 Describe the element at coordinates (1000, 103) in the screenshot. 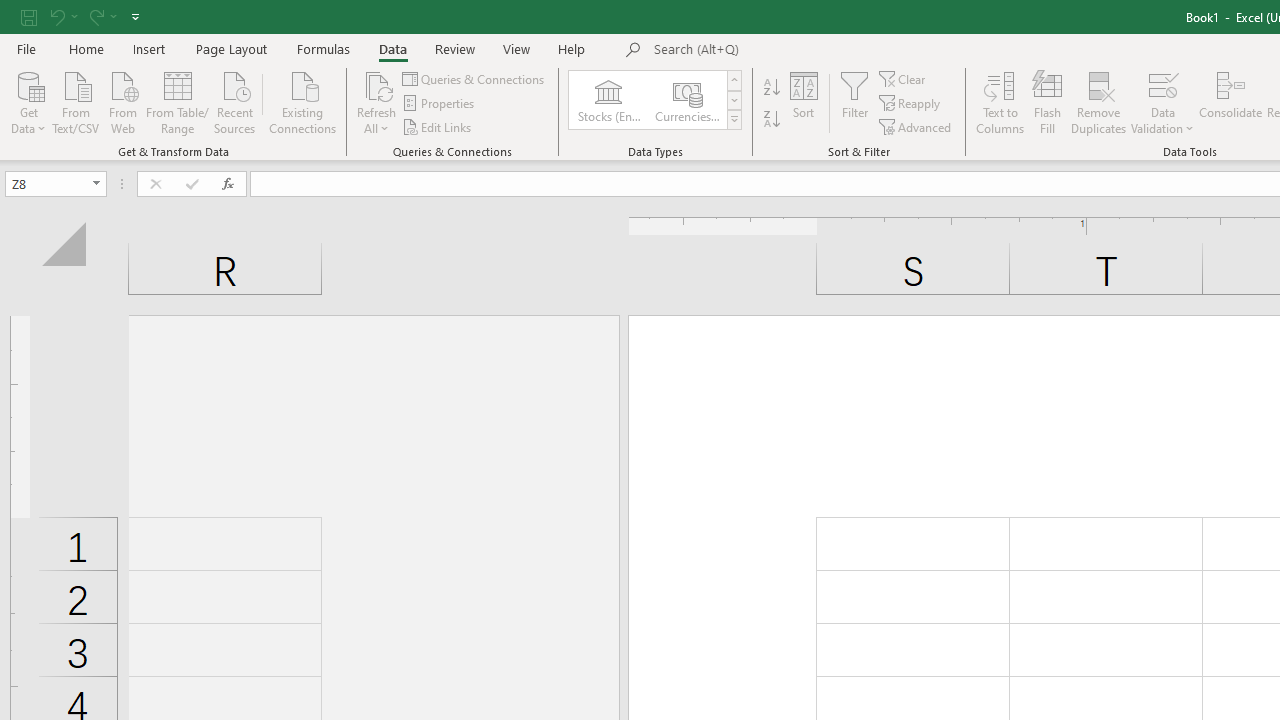

I see `'Text to Columns...'` at that location.